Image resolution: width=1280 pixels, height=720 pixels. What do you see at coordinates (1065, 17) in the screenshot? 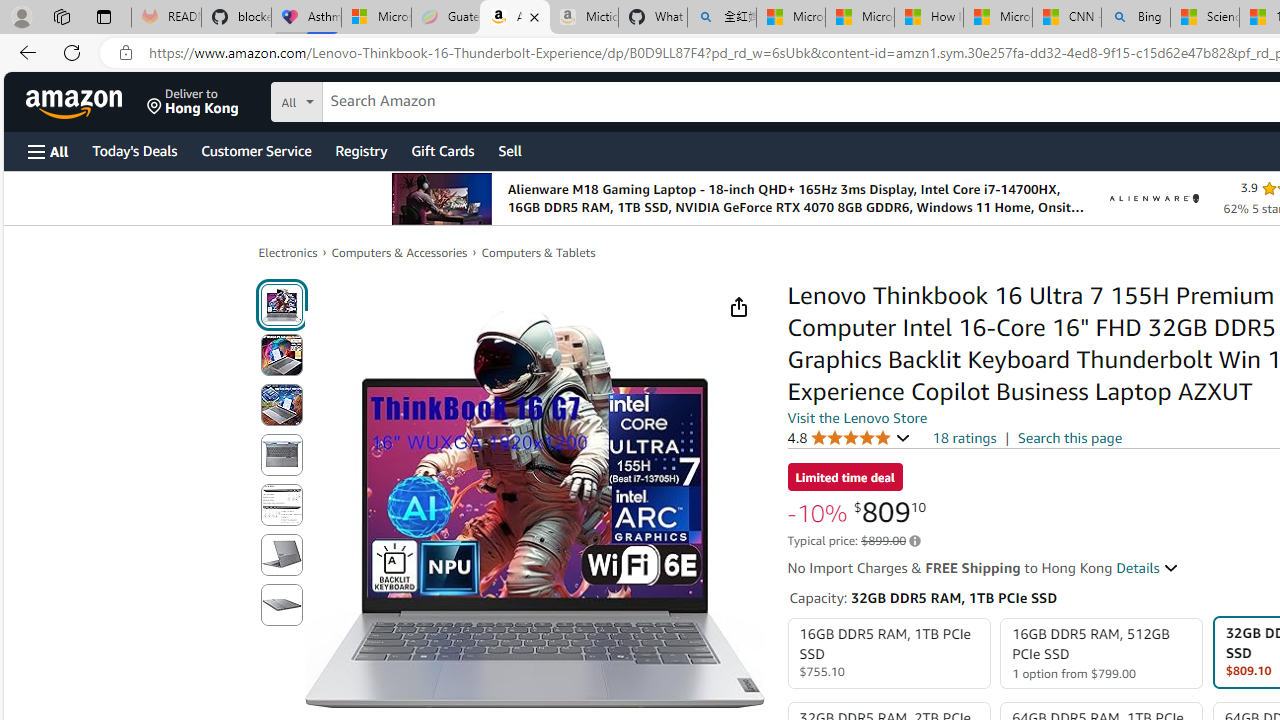
I see `'CNN - MSN'` at bounding box center [1065, 17].